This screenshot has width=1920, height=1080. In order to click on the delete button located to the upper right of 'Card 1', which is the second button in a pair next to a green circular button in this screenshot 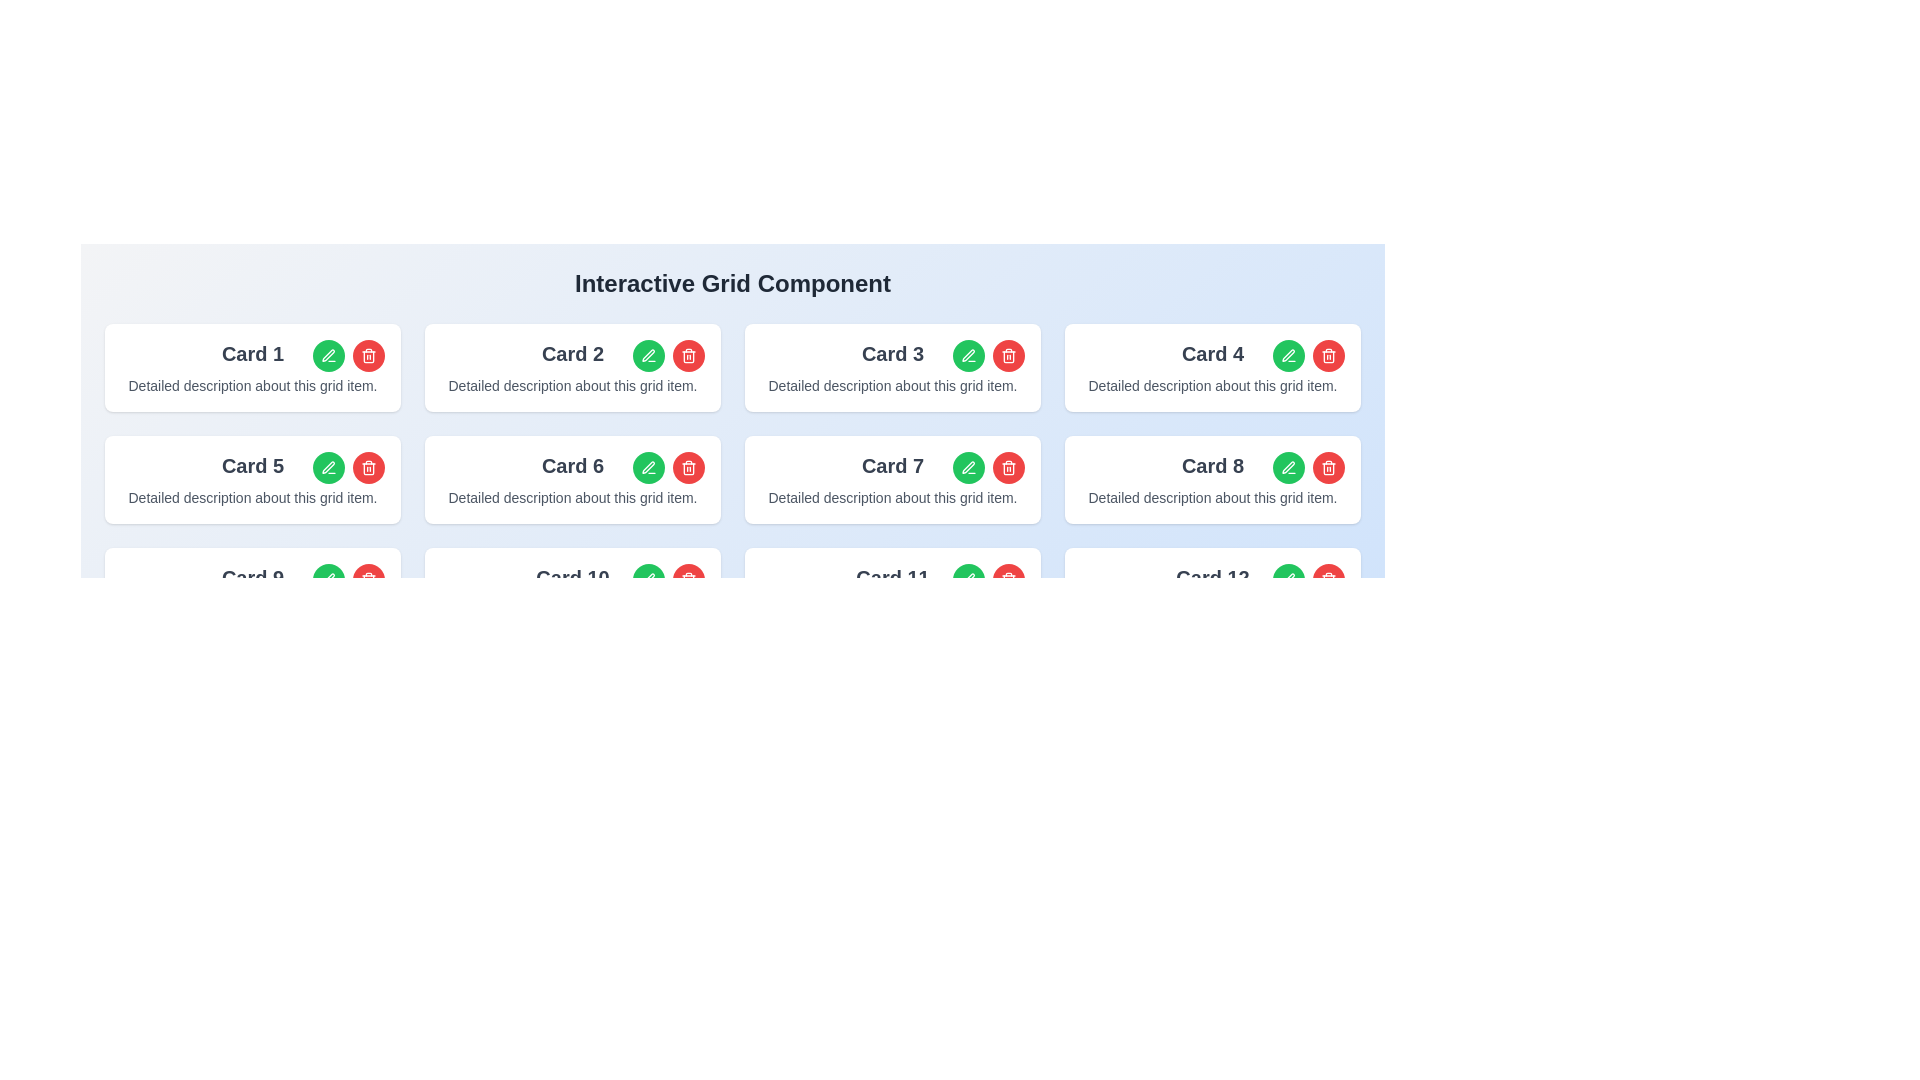, I will do `click(349, 354)`.